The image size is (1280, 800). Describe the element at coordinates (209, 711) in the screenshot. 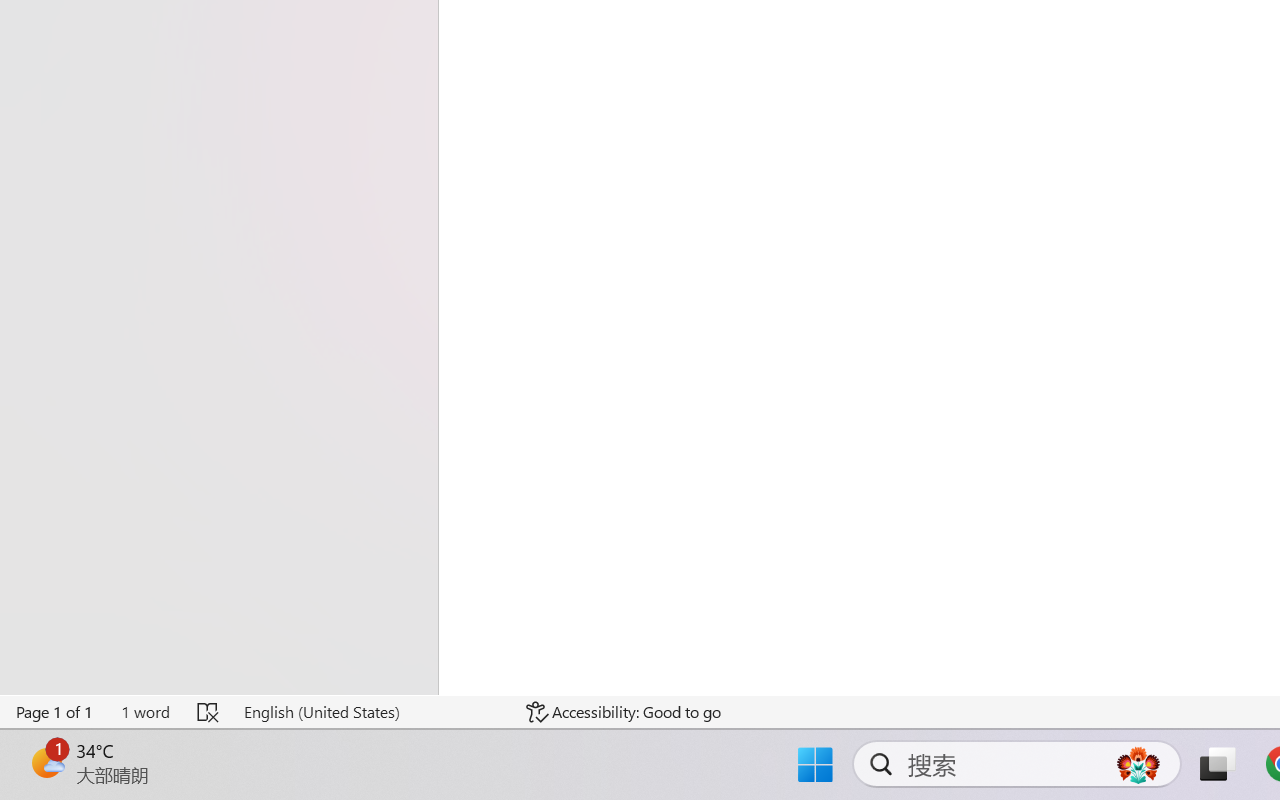

I see `'Spelling and Grammar Check Errors'` at that location.